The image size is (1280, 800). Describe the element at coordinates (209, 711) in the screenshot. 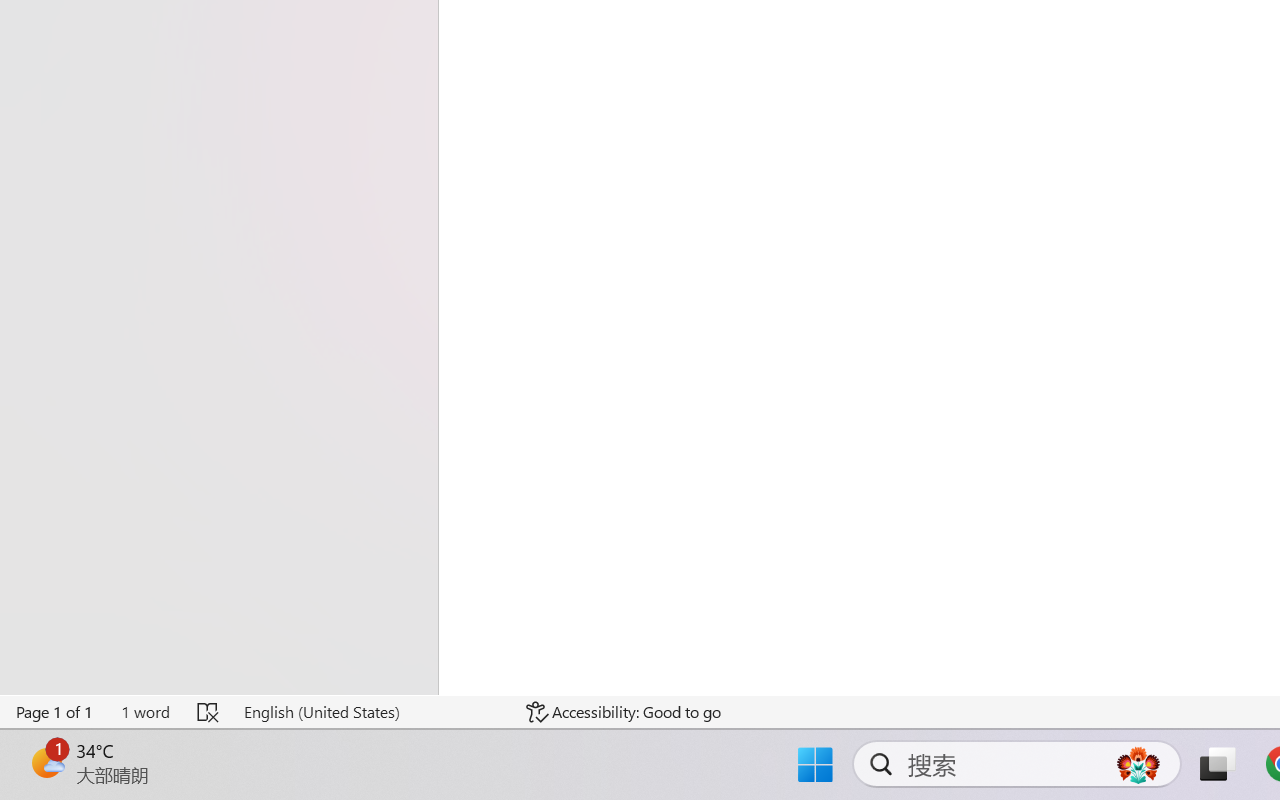

I see `'Spelling and Grammar Check Errors'` at that location.